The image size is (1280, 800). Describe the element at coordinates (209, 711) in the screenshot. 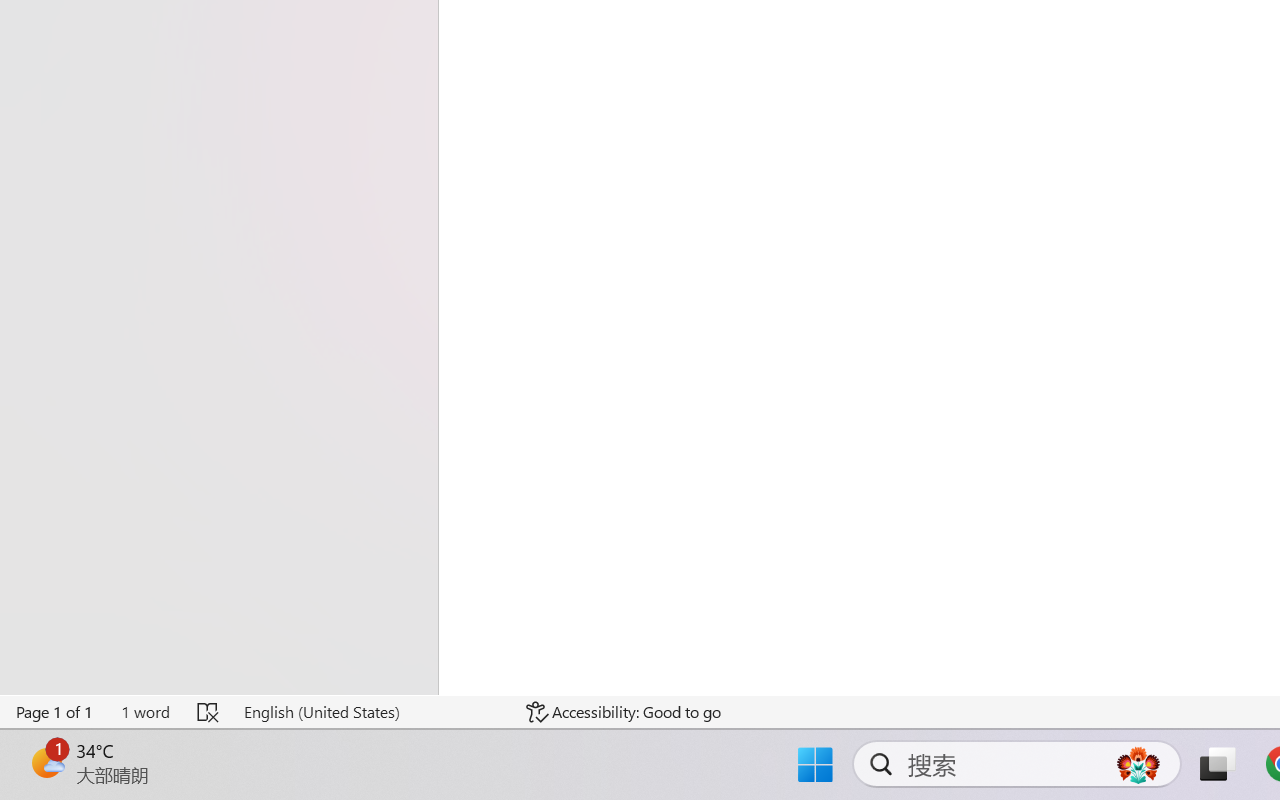

I see `'Spelling and Grammar Check Errors'` at that location.